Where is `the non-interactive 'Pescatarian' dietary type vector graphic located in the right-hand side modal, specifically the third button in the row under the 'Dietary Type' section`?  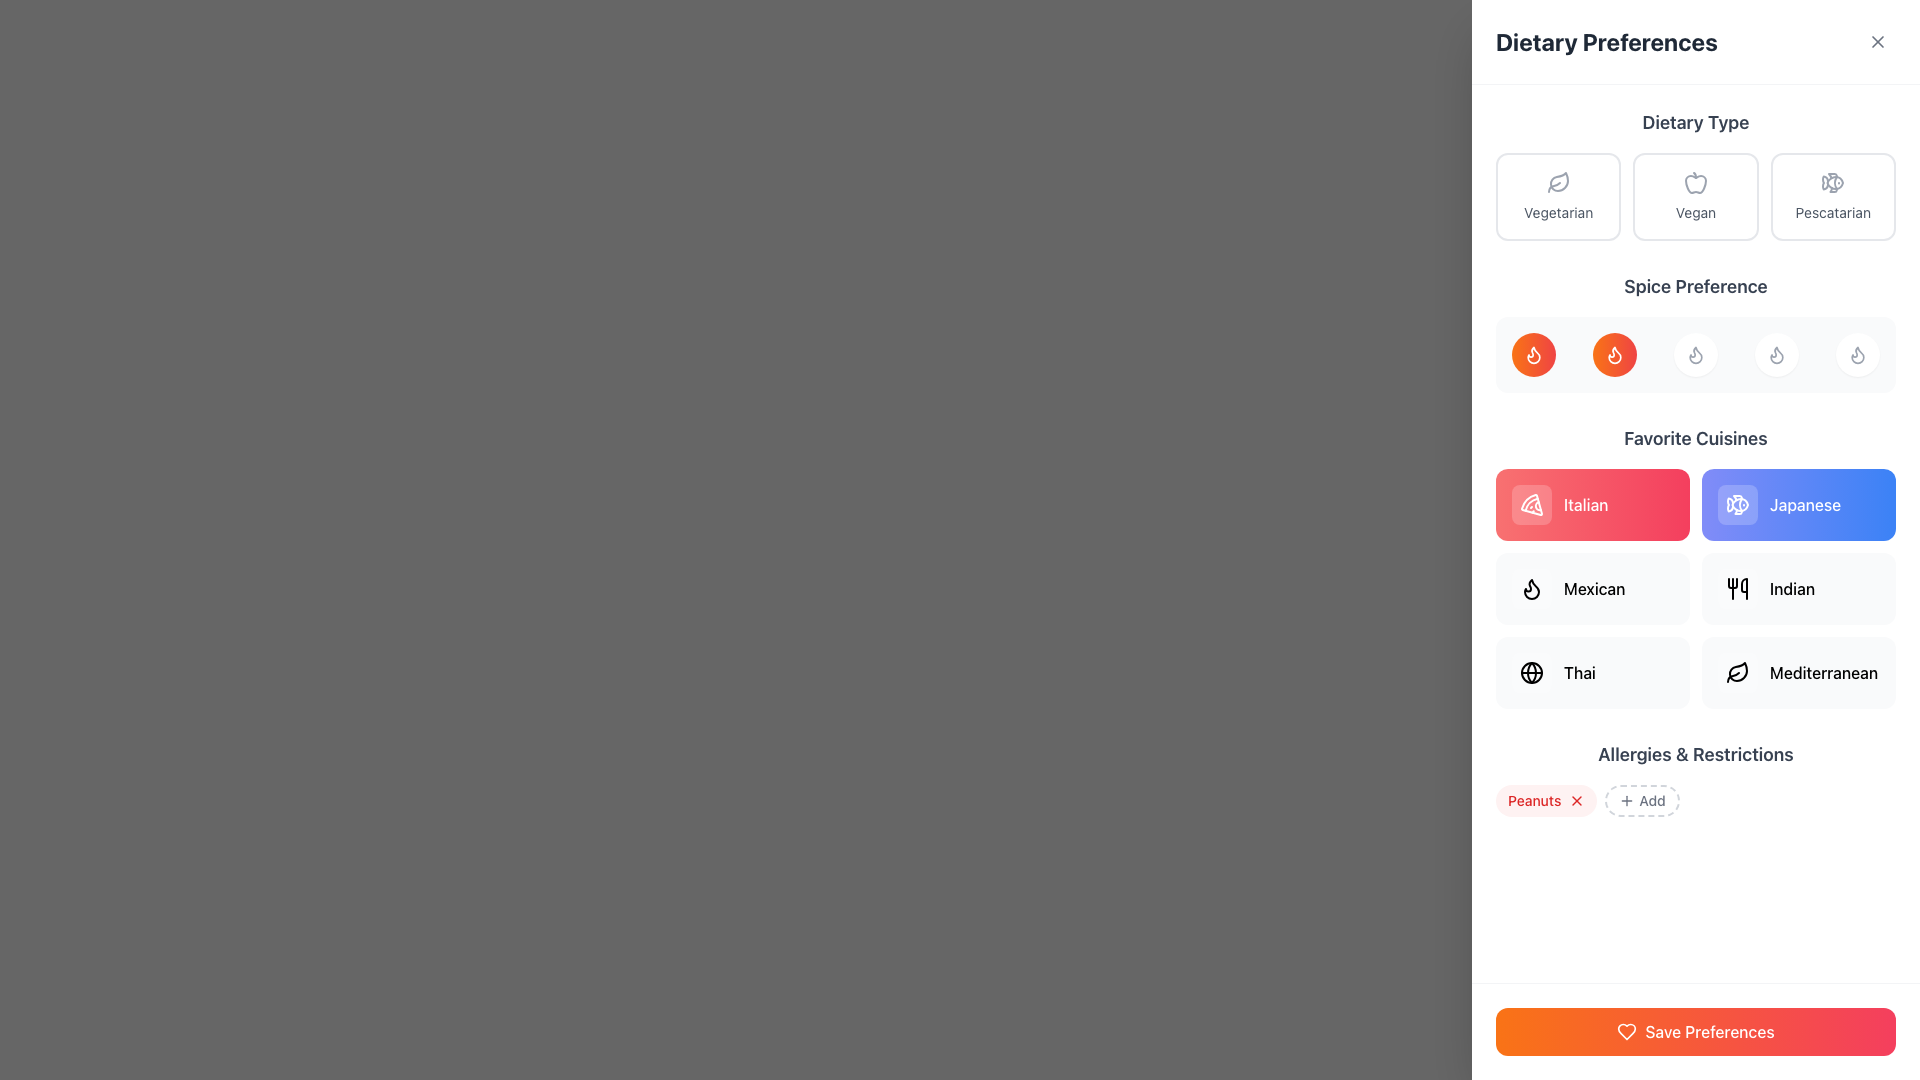 the non-interactive 'Pescatarian' dietary type vector graphic located in the right-hand side modal, specifically the third button in the row under the 'Dietary Type' section is located at coordinates (1835, 182).